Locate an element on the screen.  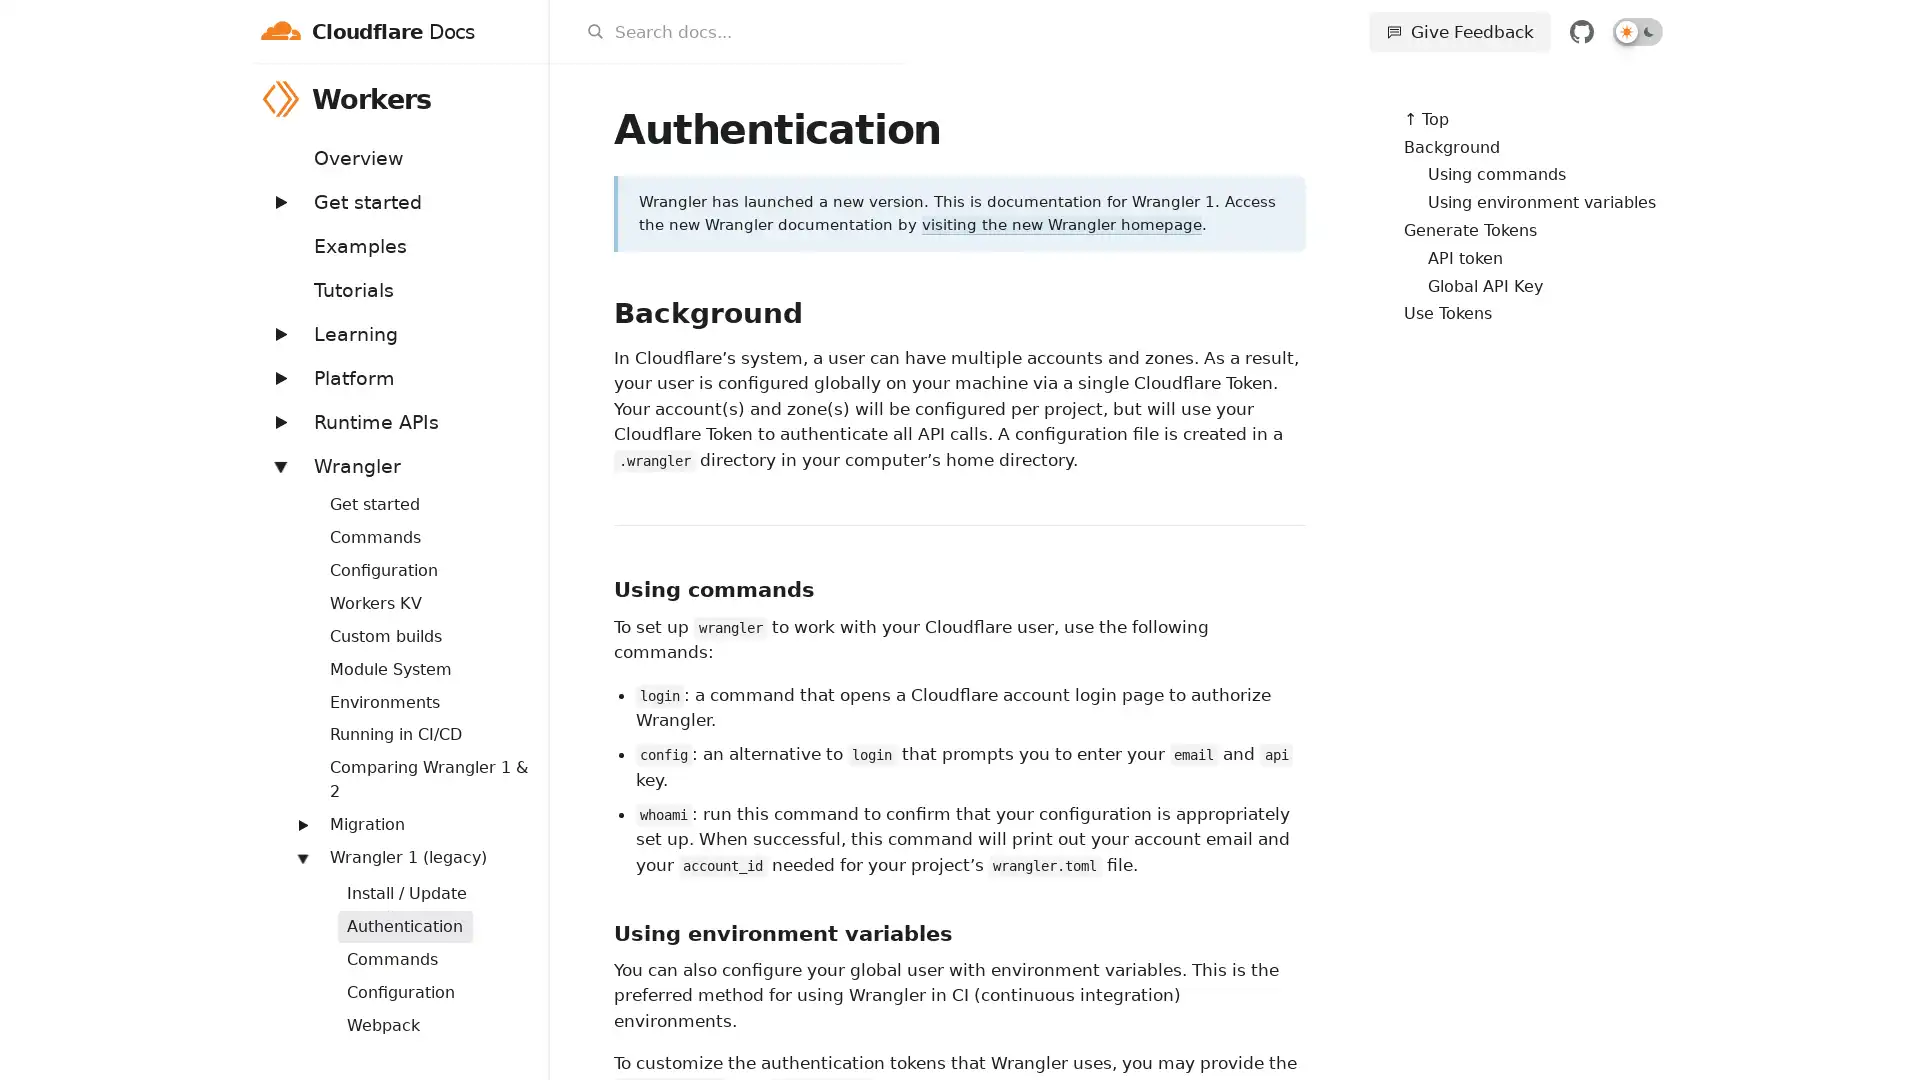
Expand: Bindings is located at coordinates (291, 447).